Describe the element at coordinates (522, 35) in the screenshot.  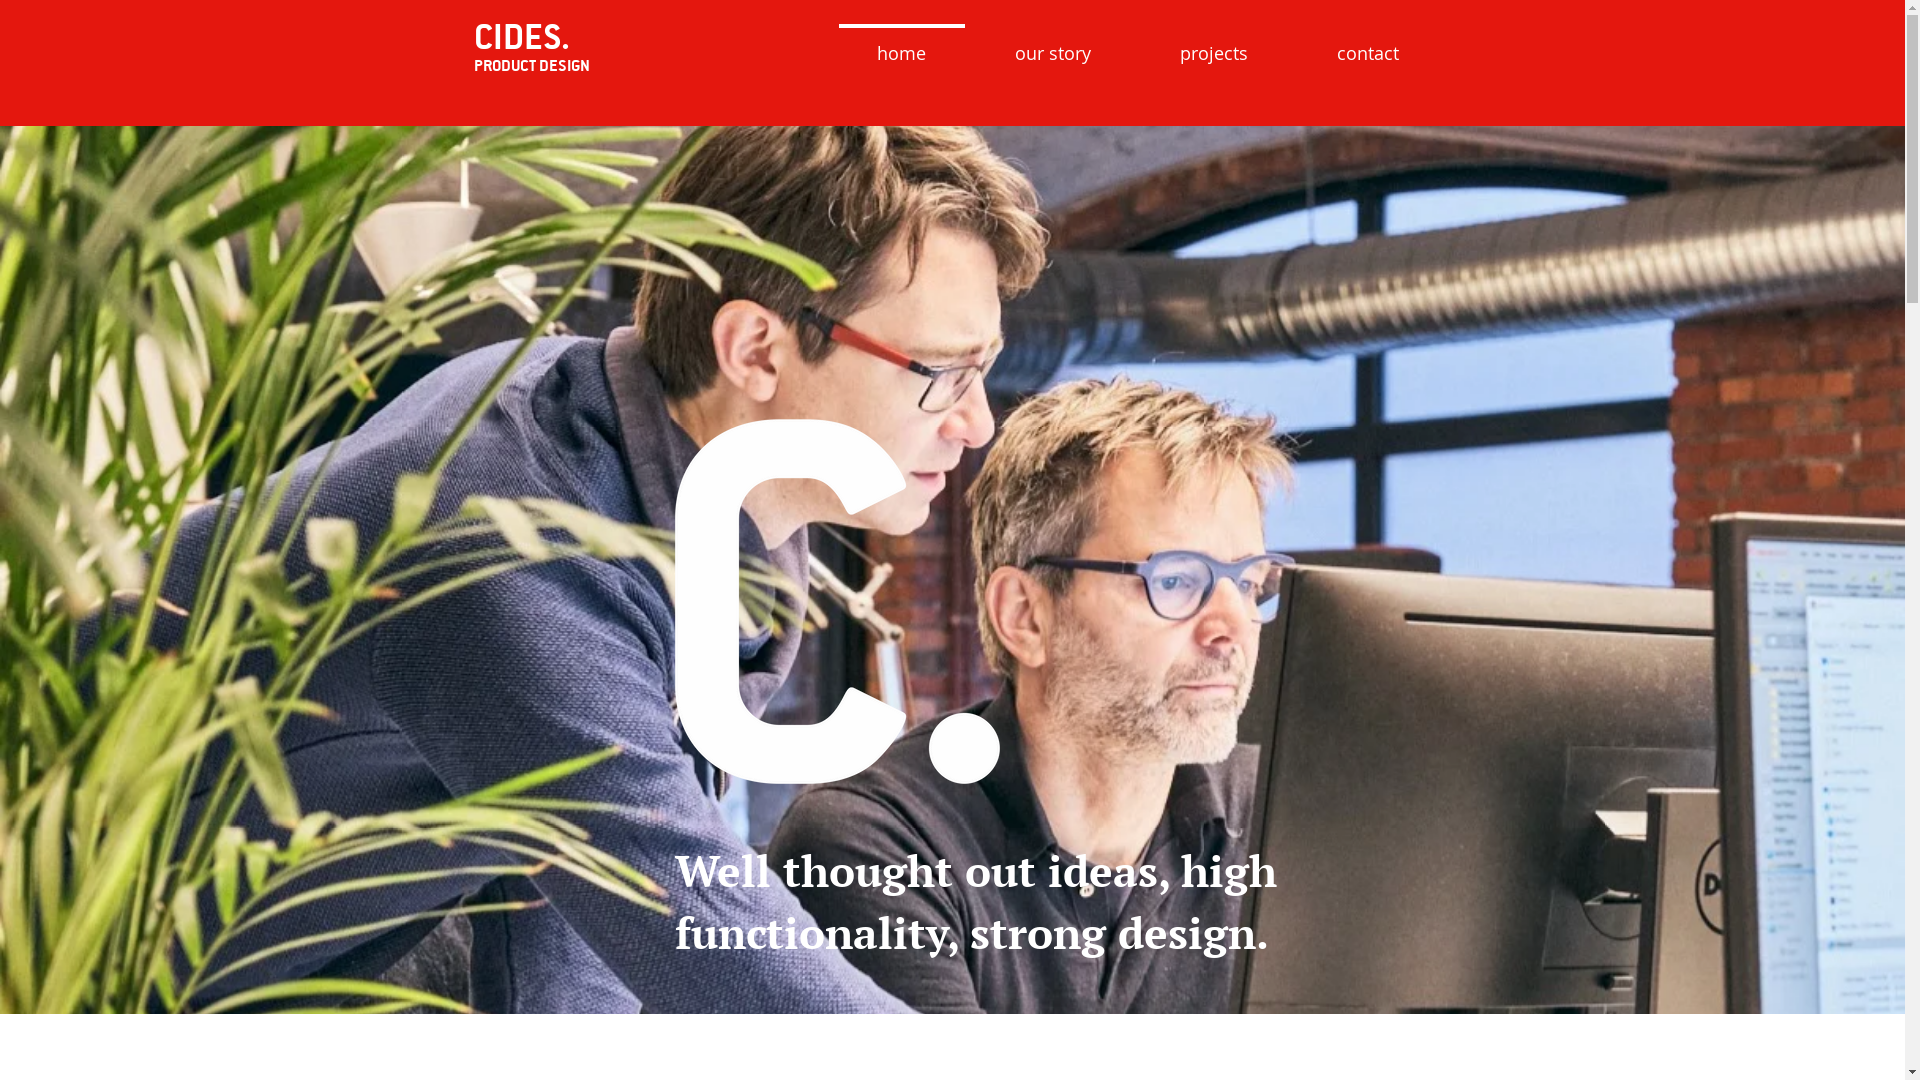
I see `'CIDES.'` at that location.